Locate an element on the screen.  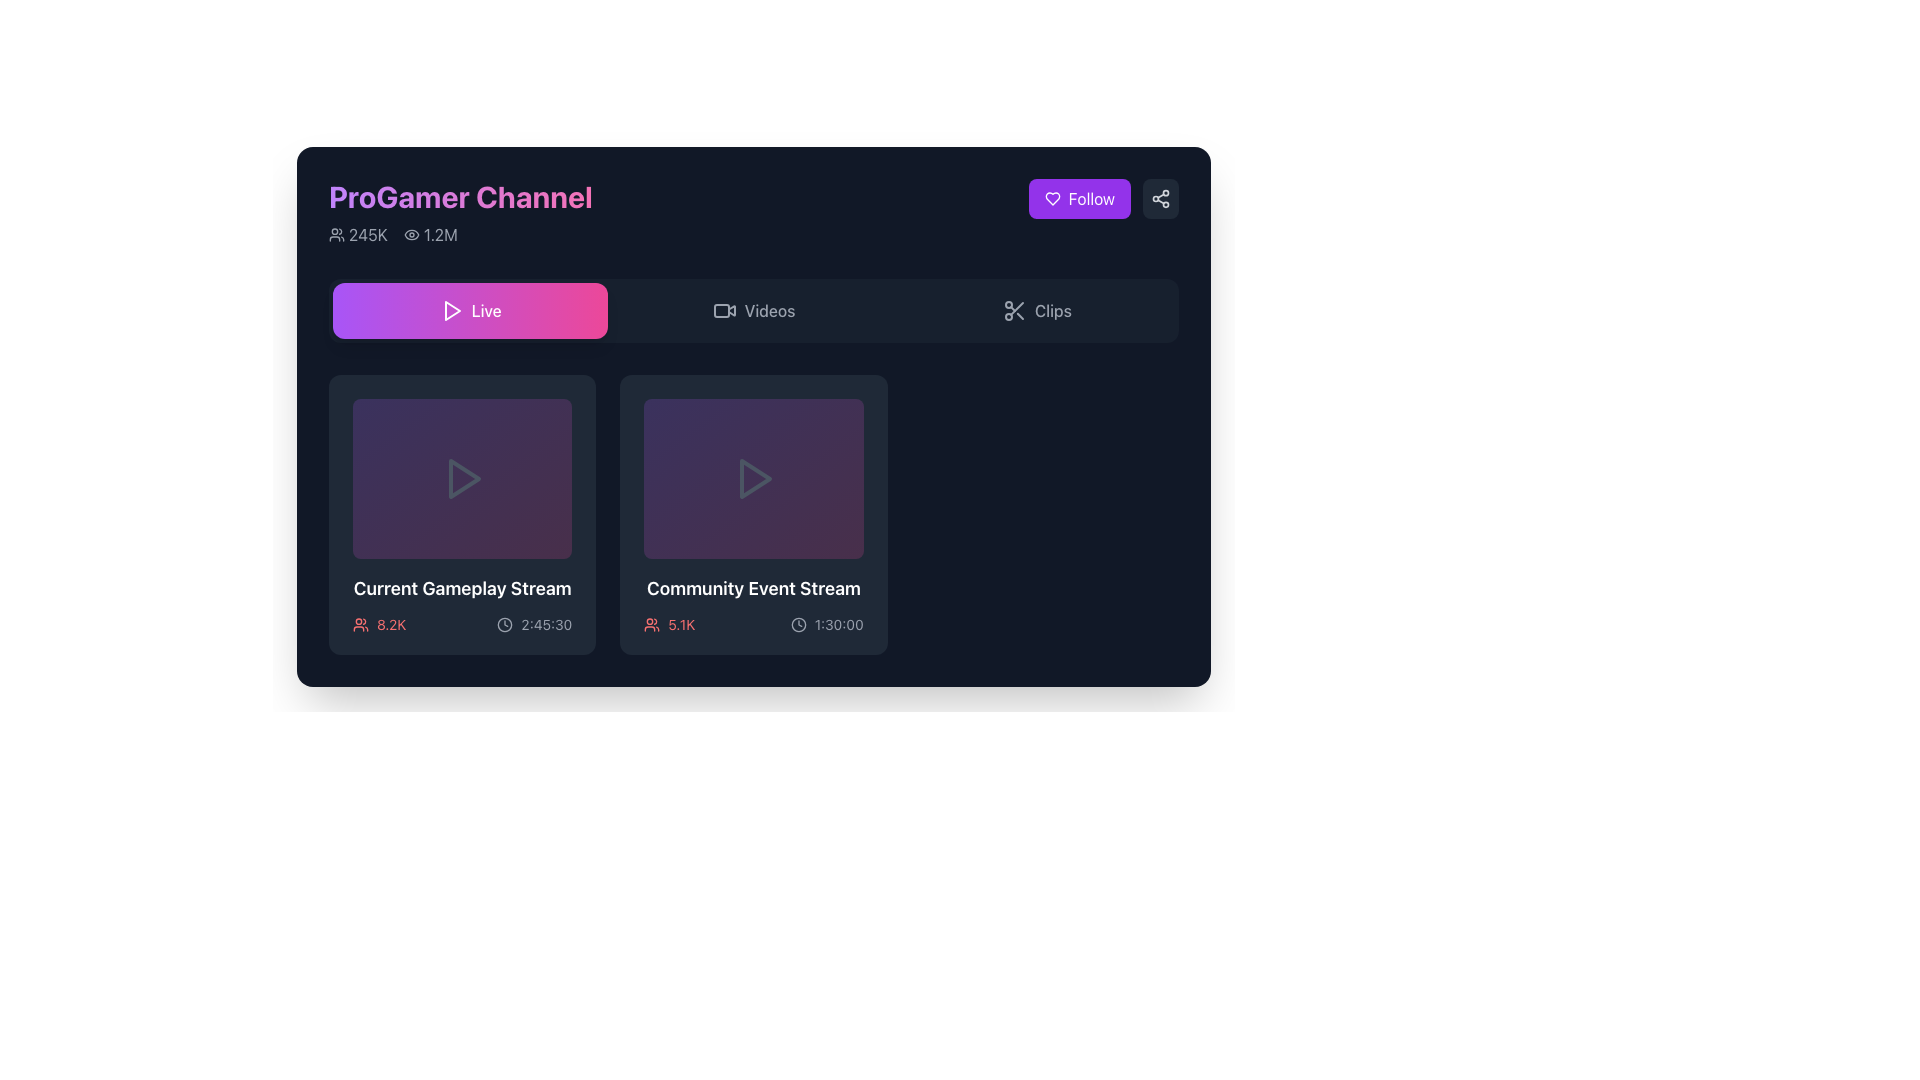
the 'Clips' button located in the rightmost section of the navigation bar, which is labeled with the text 'Clips' and has an icon resembling scissors is located at coordinates (1036, 311).